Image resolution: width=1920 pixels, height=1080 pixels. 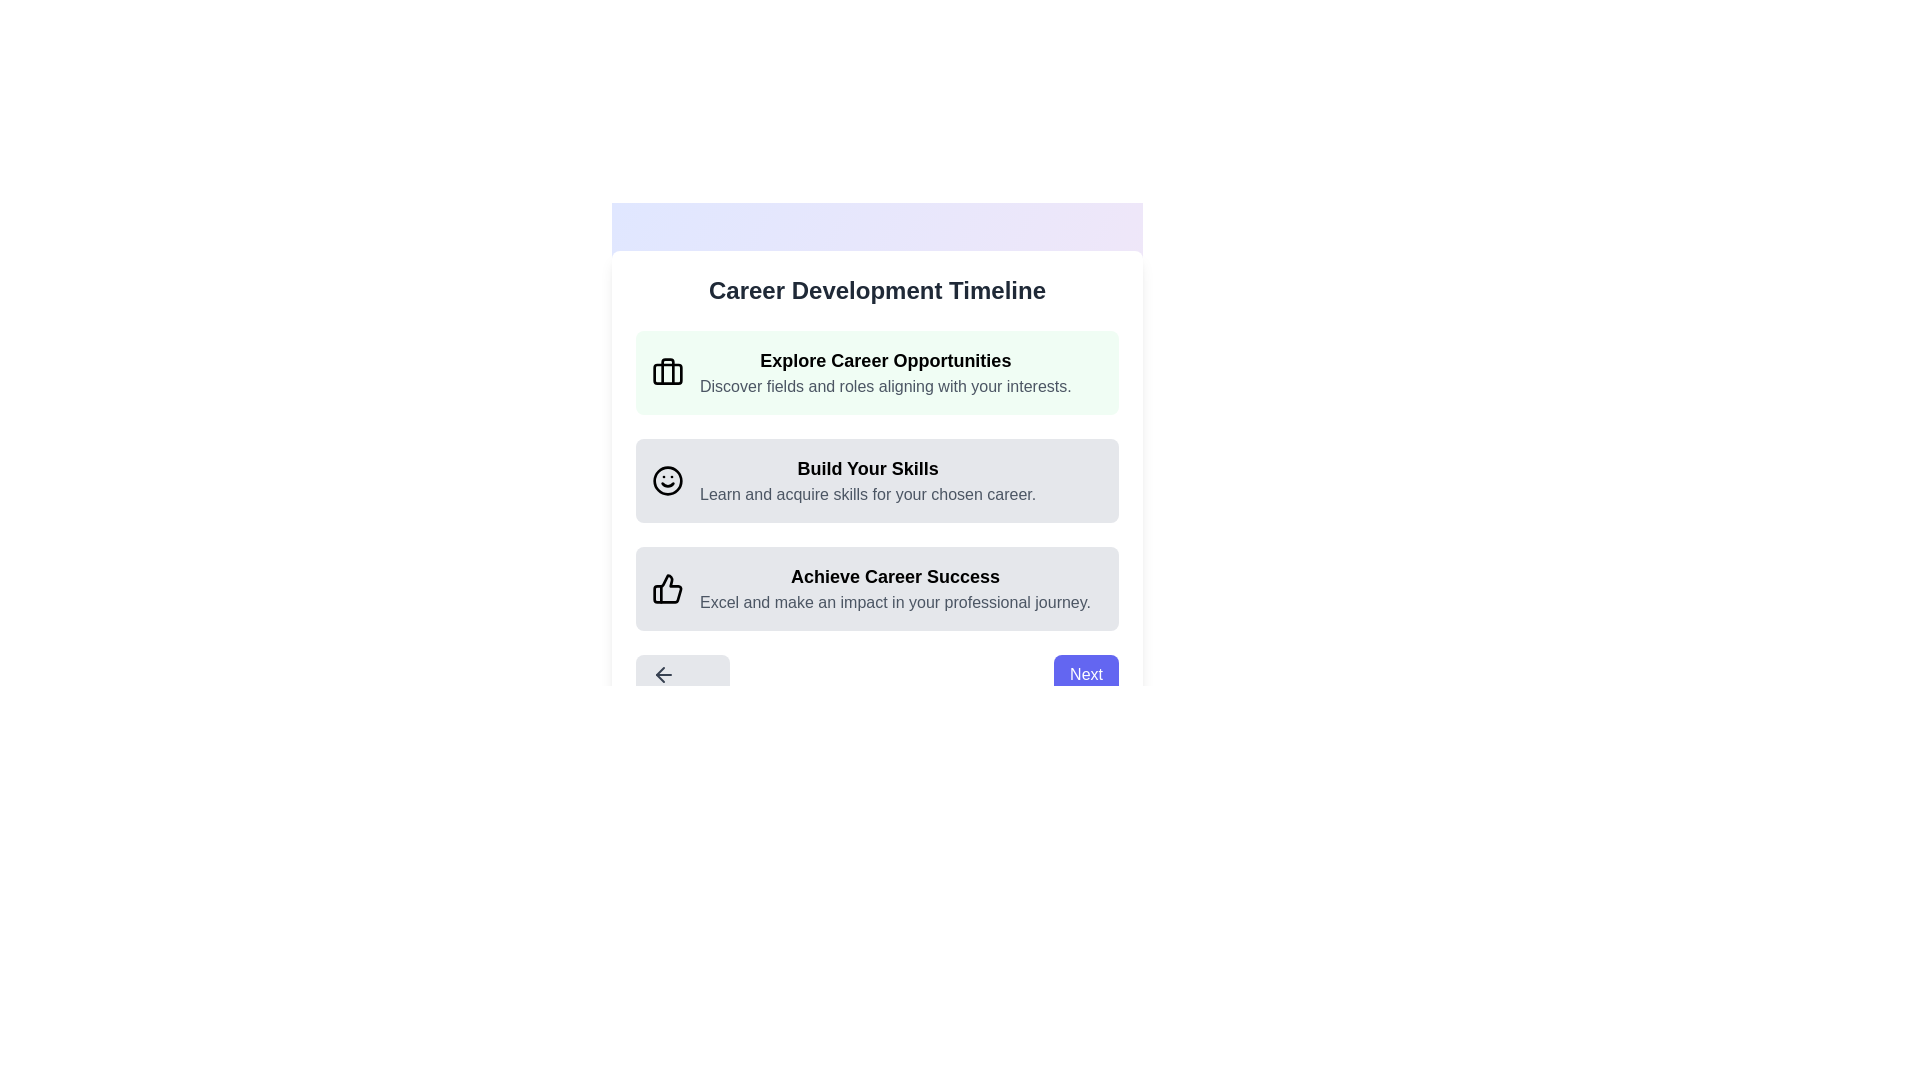 What do you see at coordinates (683, 685) in the screenshot?
I see `'Previous' button to navigate to the previous step` at bounding box center [683, 685].